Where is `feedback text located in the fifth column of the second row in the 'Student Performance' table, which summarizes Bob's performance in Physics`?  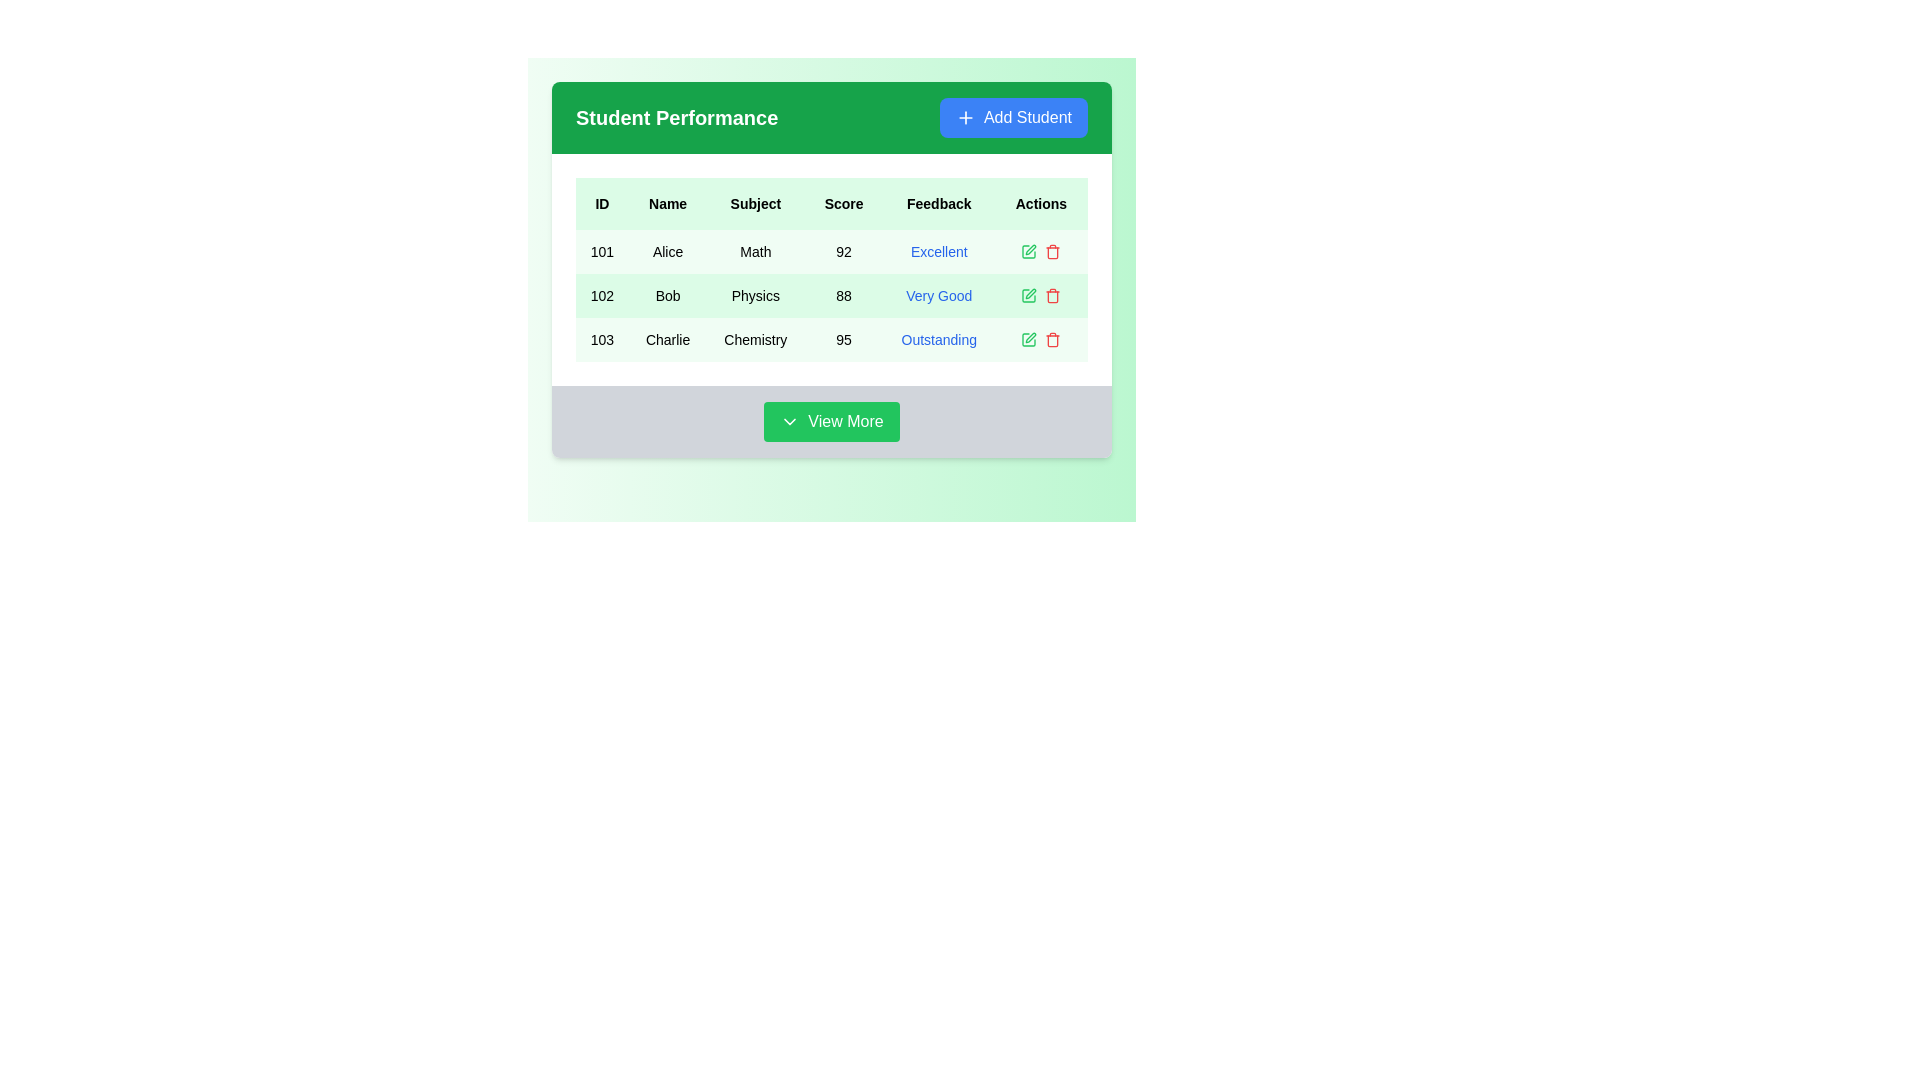
feedback text located in the fifth column of the second row in the 'Student Performance' table, which summarizes Bob's performance in Physics is located at coordinates (938, 296).